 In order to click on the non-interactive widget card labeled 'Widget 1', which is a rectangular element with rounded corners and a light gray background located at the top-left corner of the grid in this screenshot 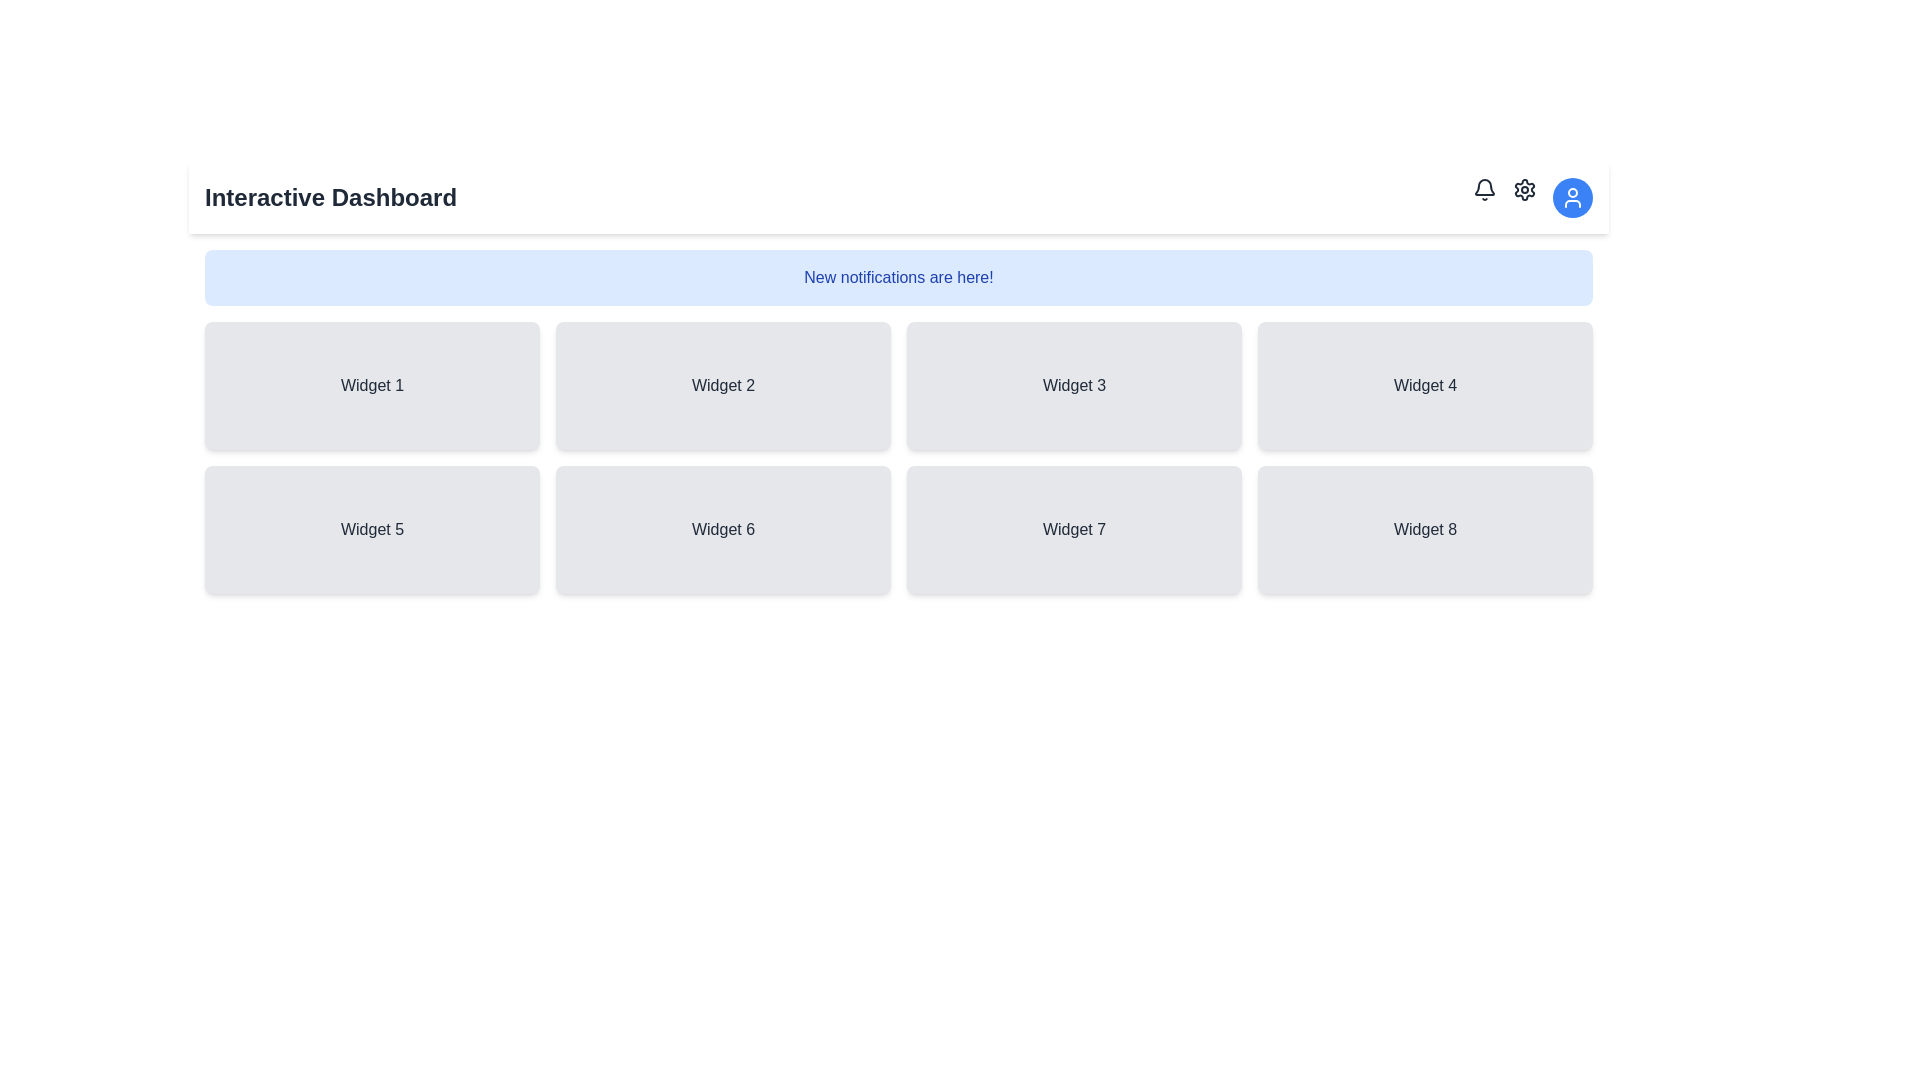, I will do `click(372, 385)`.